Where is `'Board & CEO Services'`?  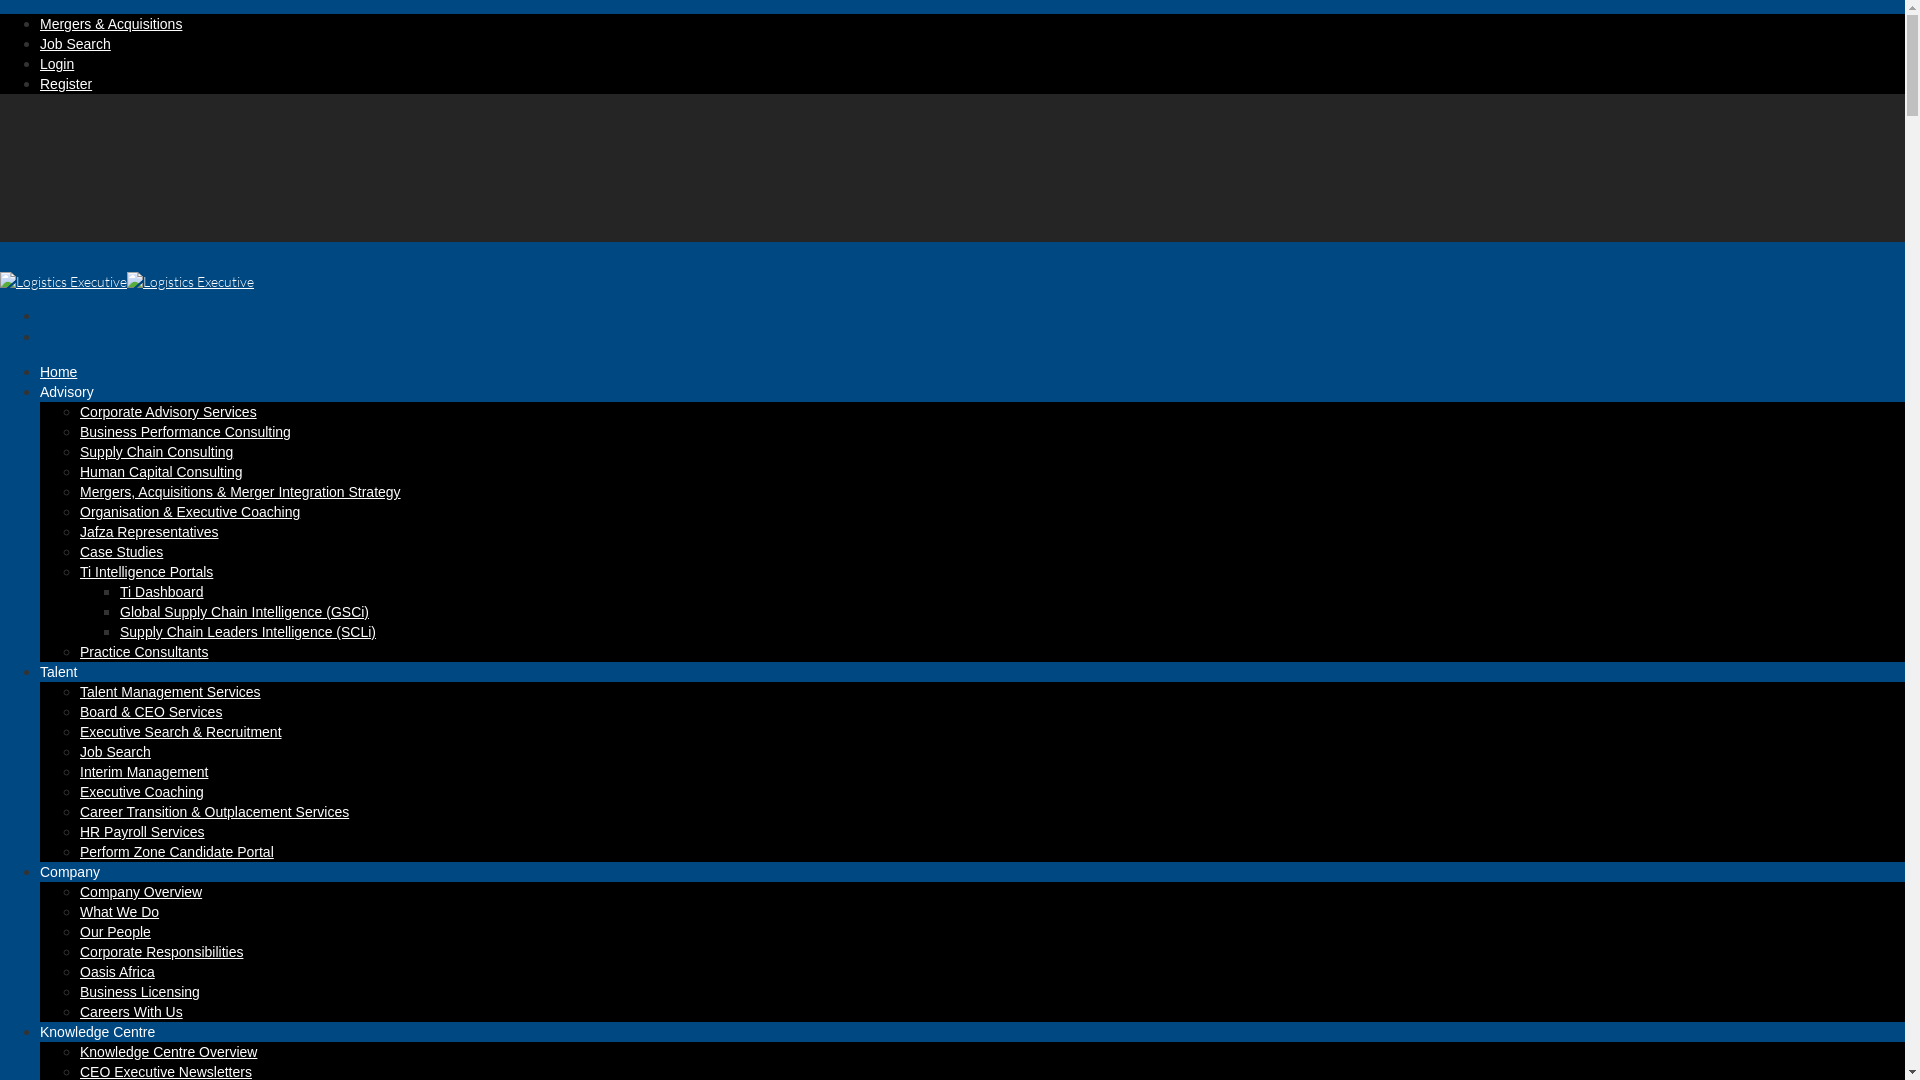
'Board & CEO Services' is located at coordinates (149, 711).